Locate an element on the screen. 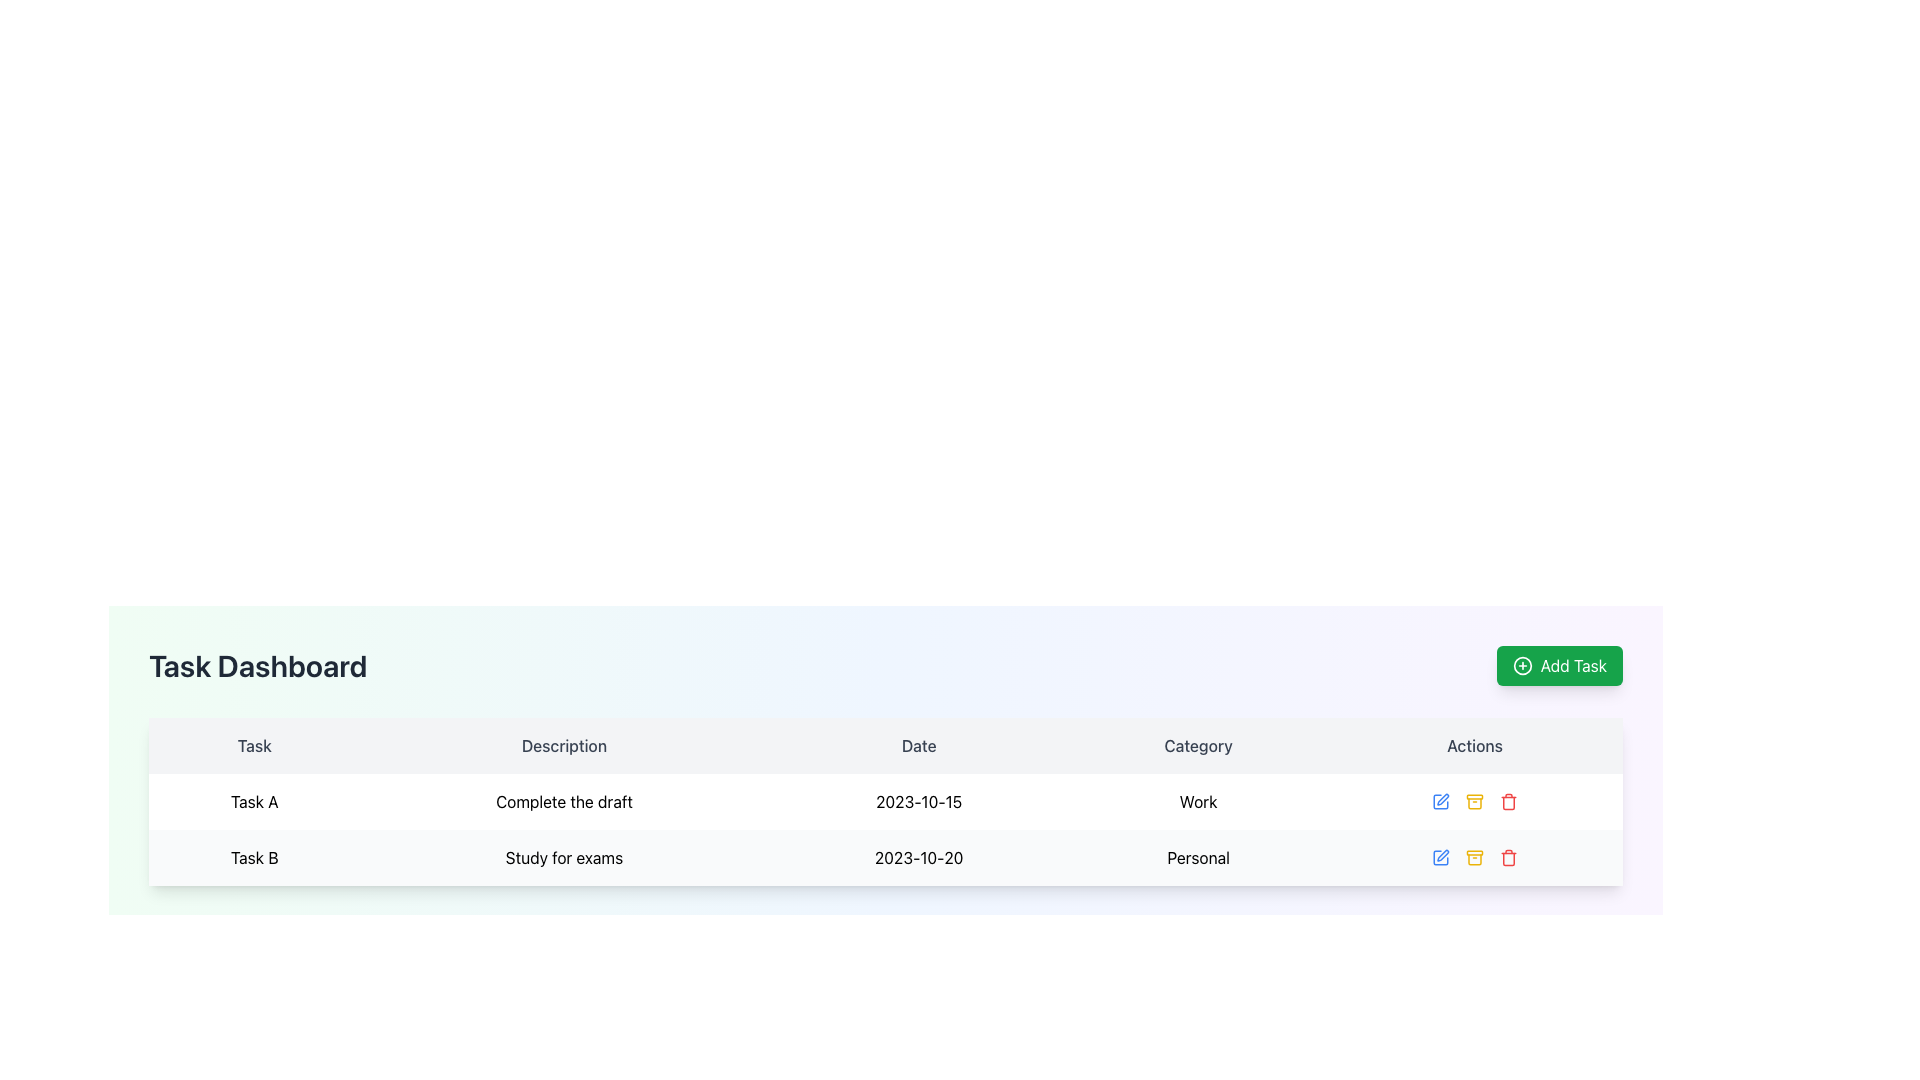 The image size is (1920, 1080). the archive button icon located in the 'Actions' column of Task A to observe the color change, which is the second icon between the edit and delete icons is located at coordinates (1475, 801).